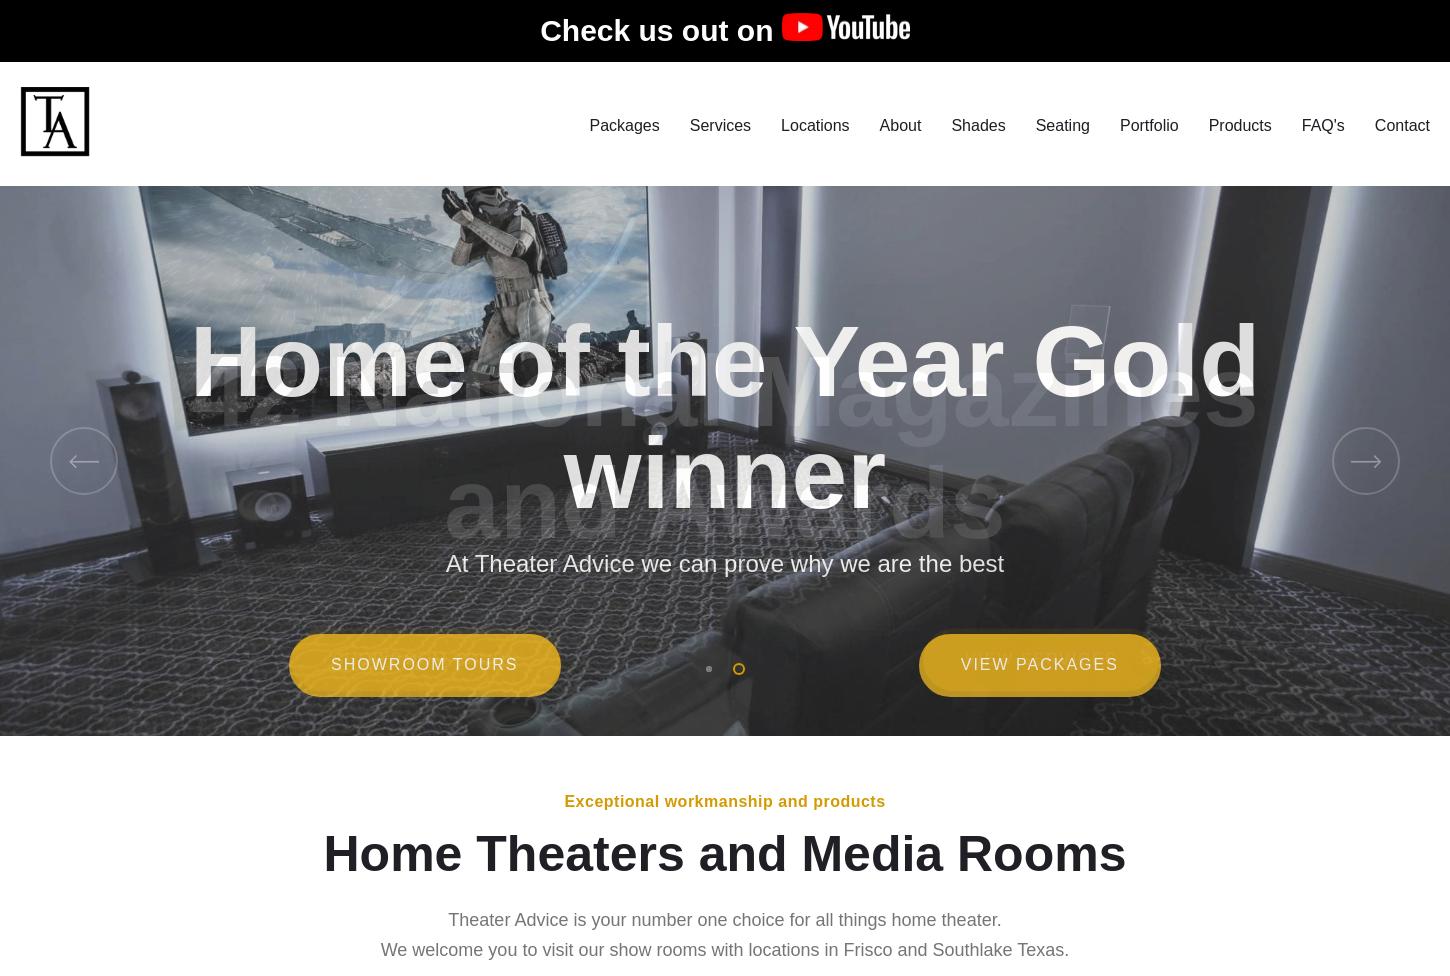  Describe the element at coordinates (622, 134) in the screenshot. I see `'Packages'` at that location.